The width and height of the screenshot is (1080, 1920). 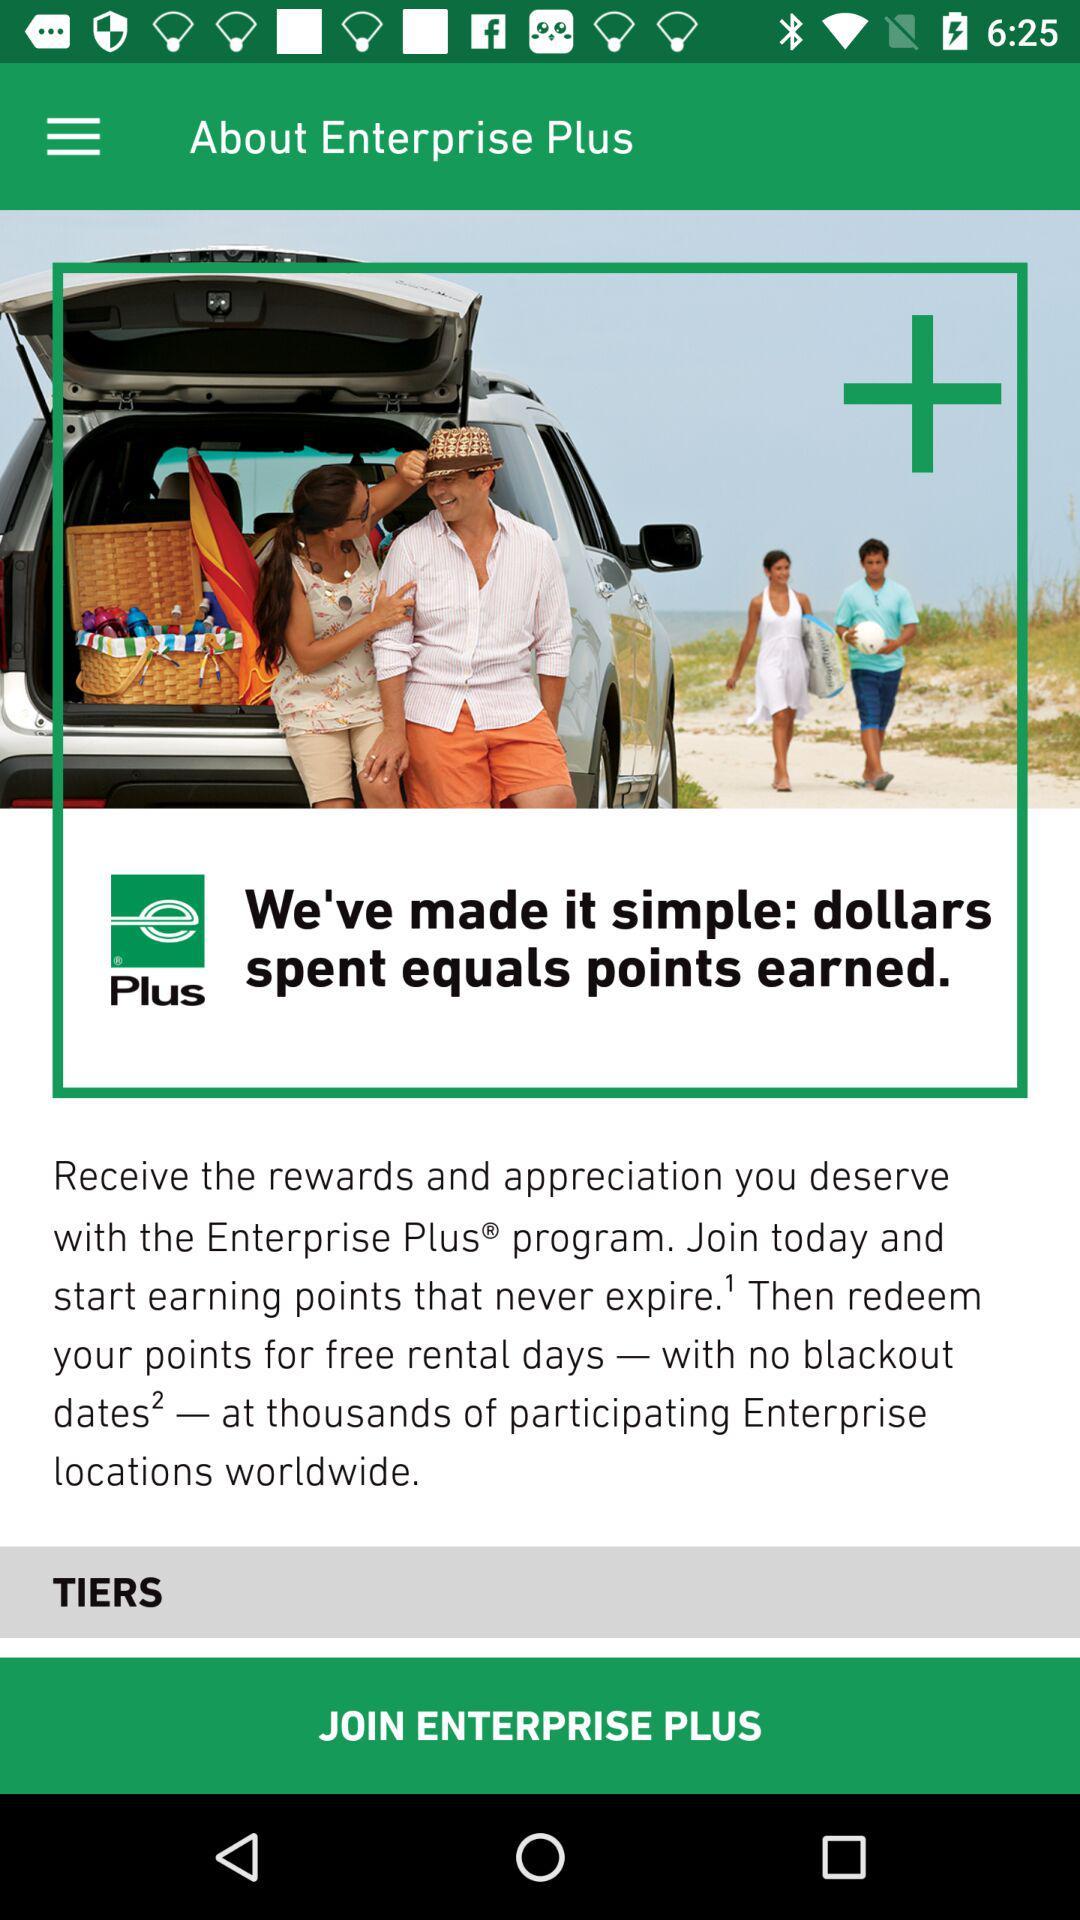 I want to click on the item to the left of the about enterprise plus, so click(x=72, y=135).